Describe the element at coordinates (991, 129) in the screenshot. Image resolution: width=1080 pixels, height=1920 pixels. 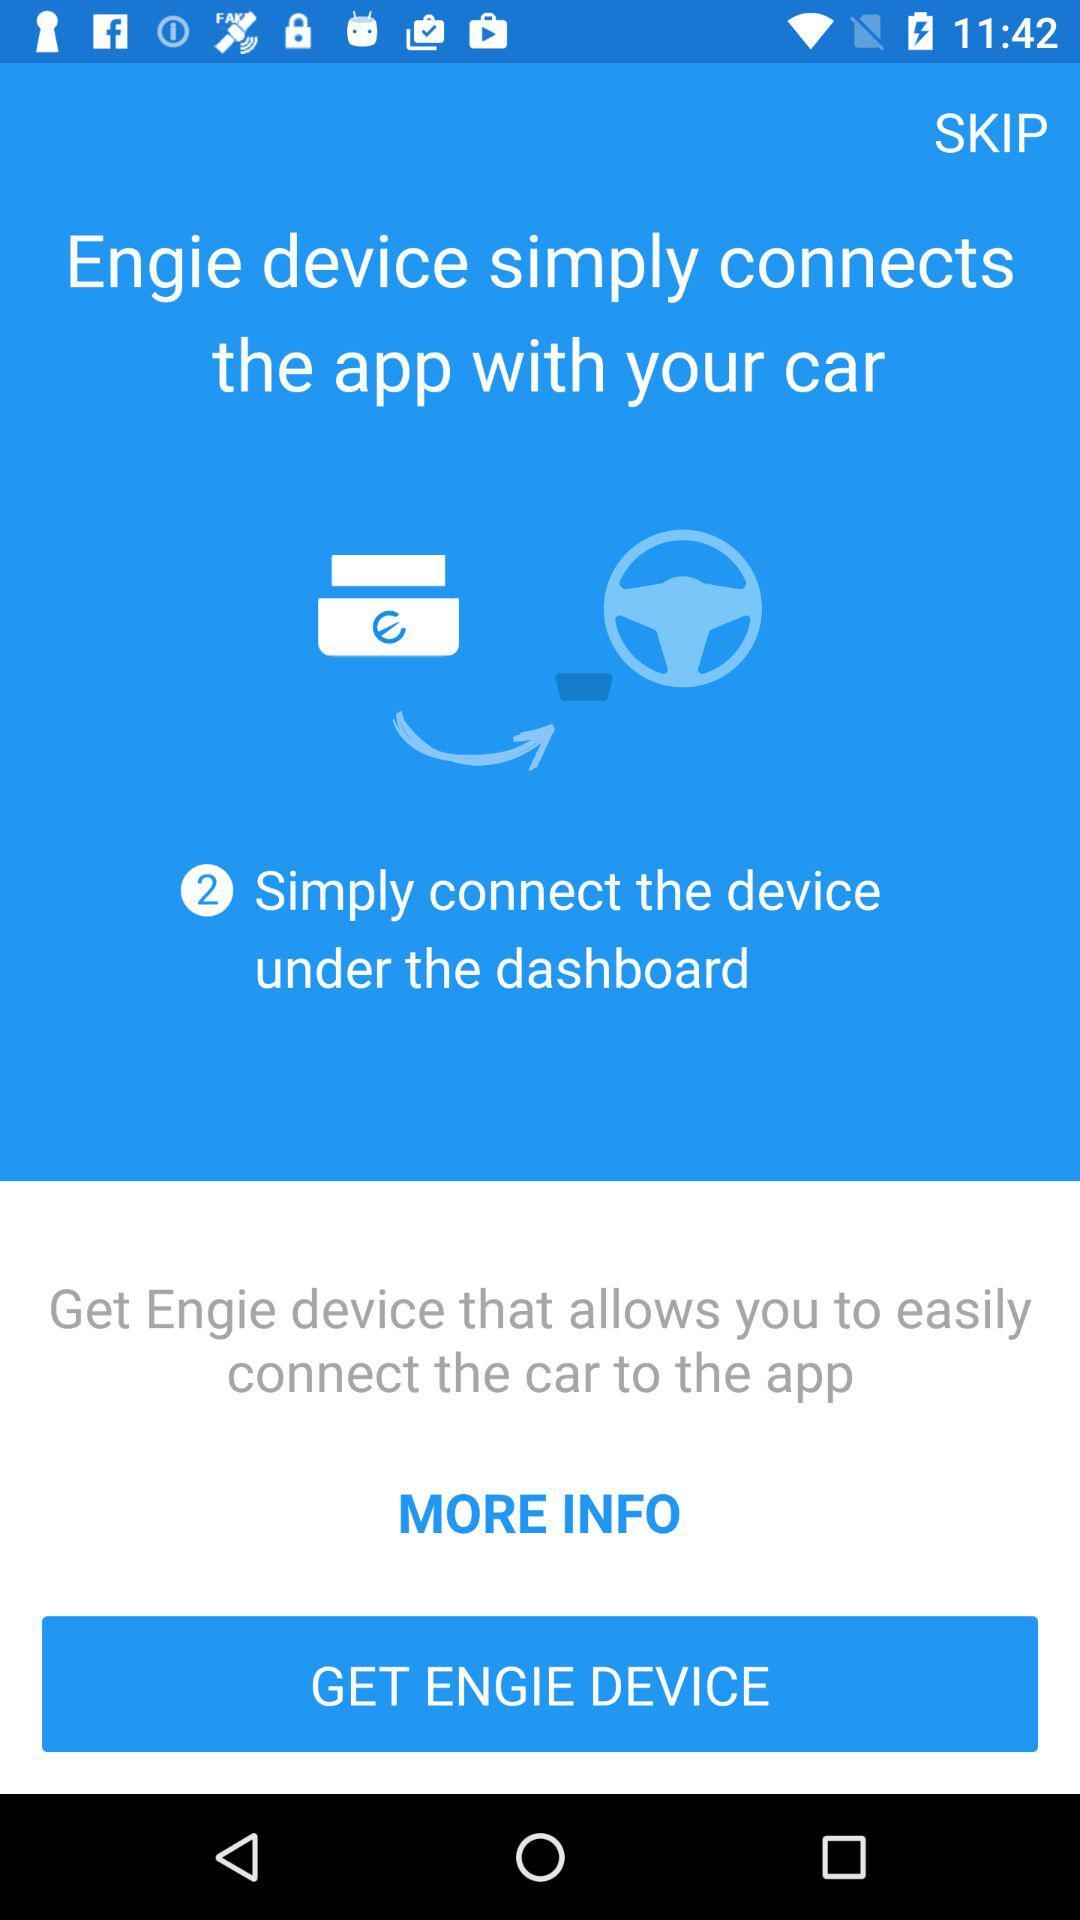
I see `the skip` at that location.